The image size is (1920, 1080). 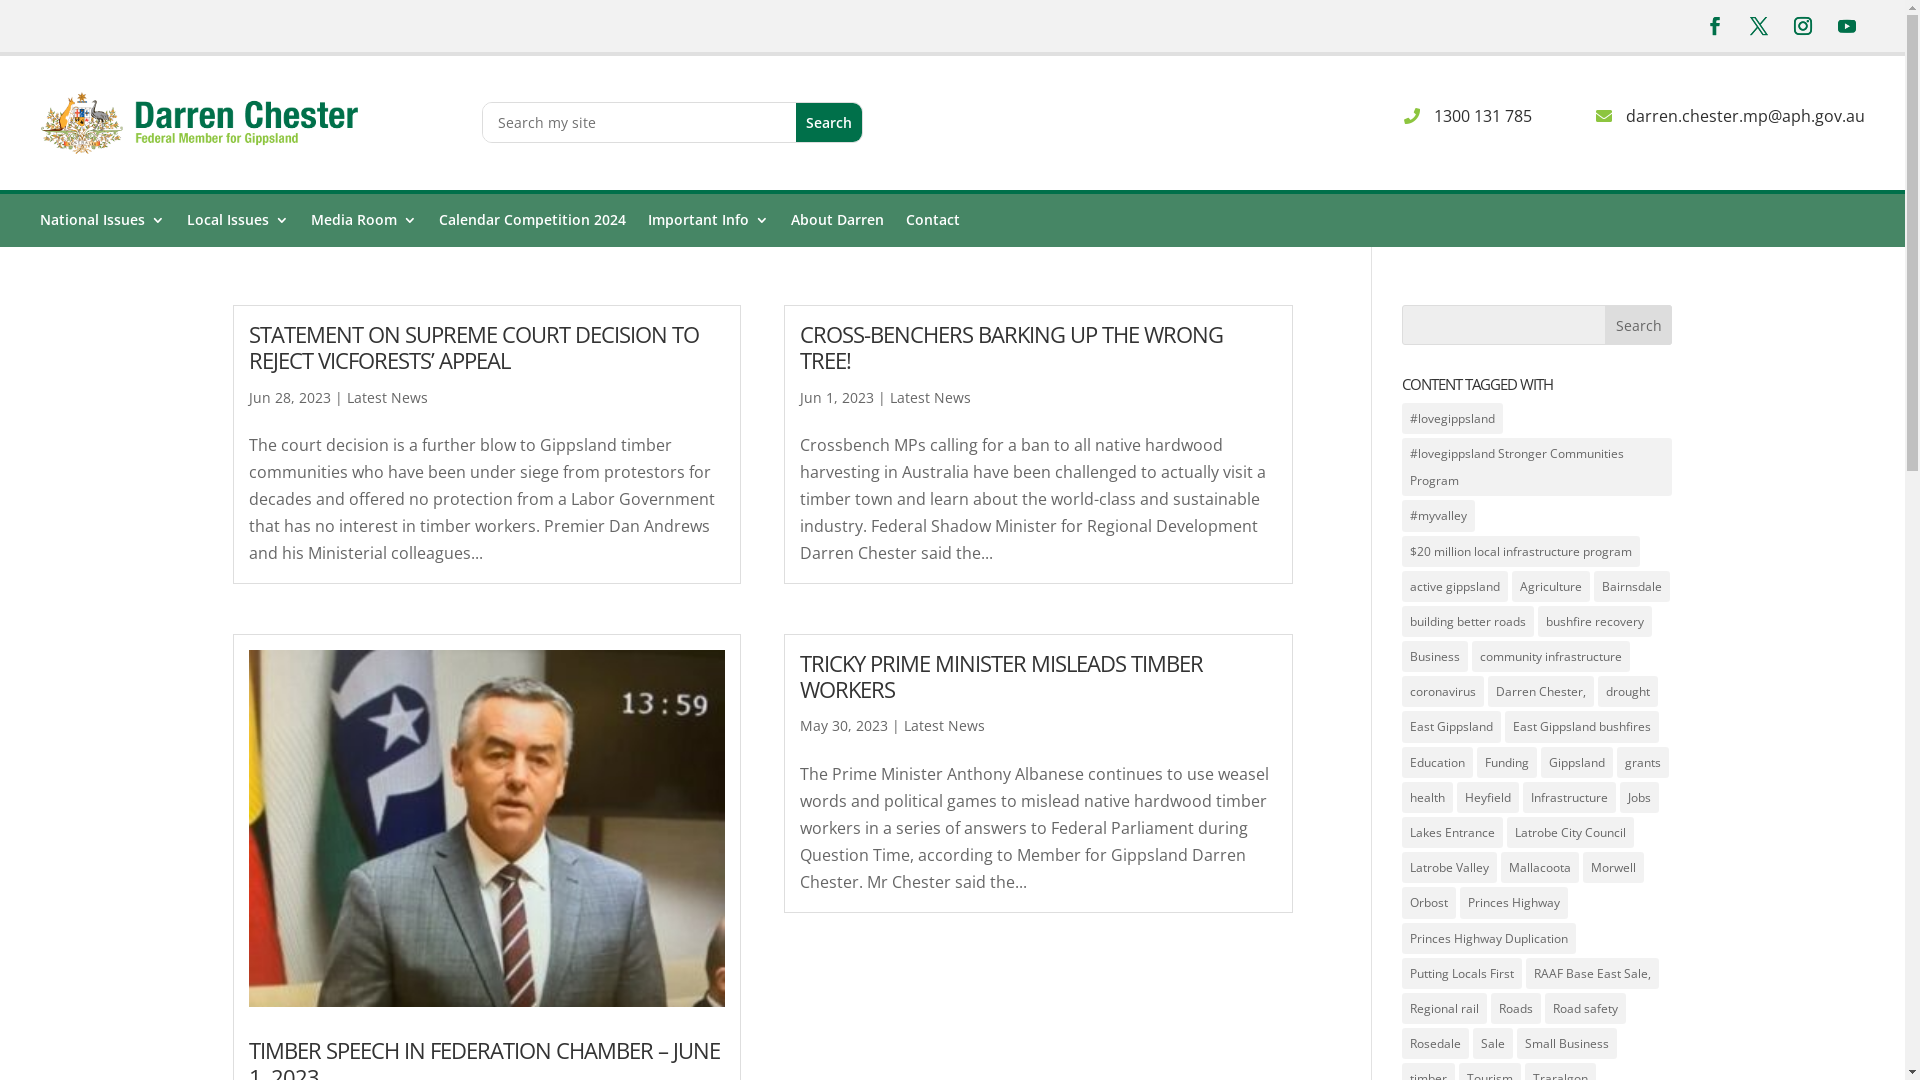 What do you see at coordinates (1569, 832) in the screenshot?
I see `'Latrobe City Council'` at bounding box center [1569, 832].